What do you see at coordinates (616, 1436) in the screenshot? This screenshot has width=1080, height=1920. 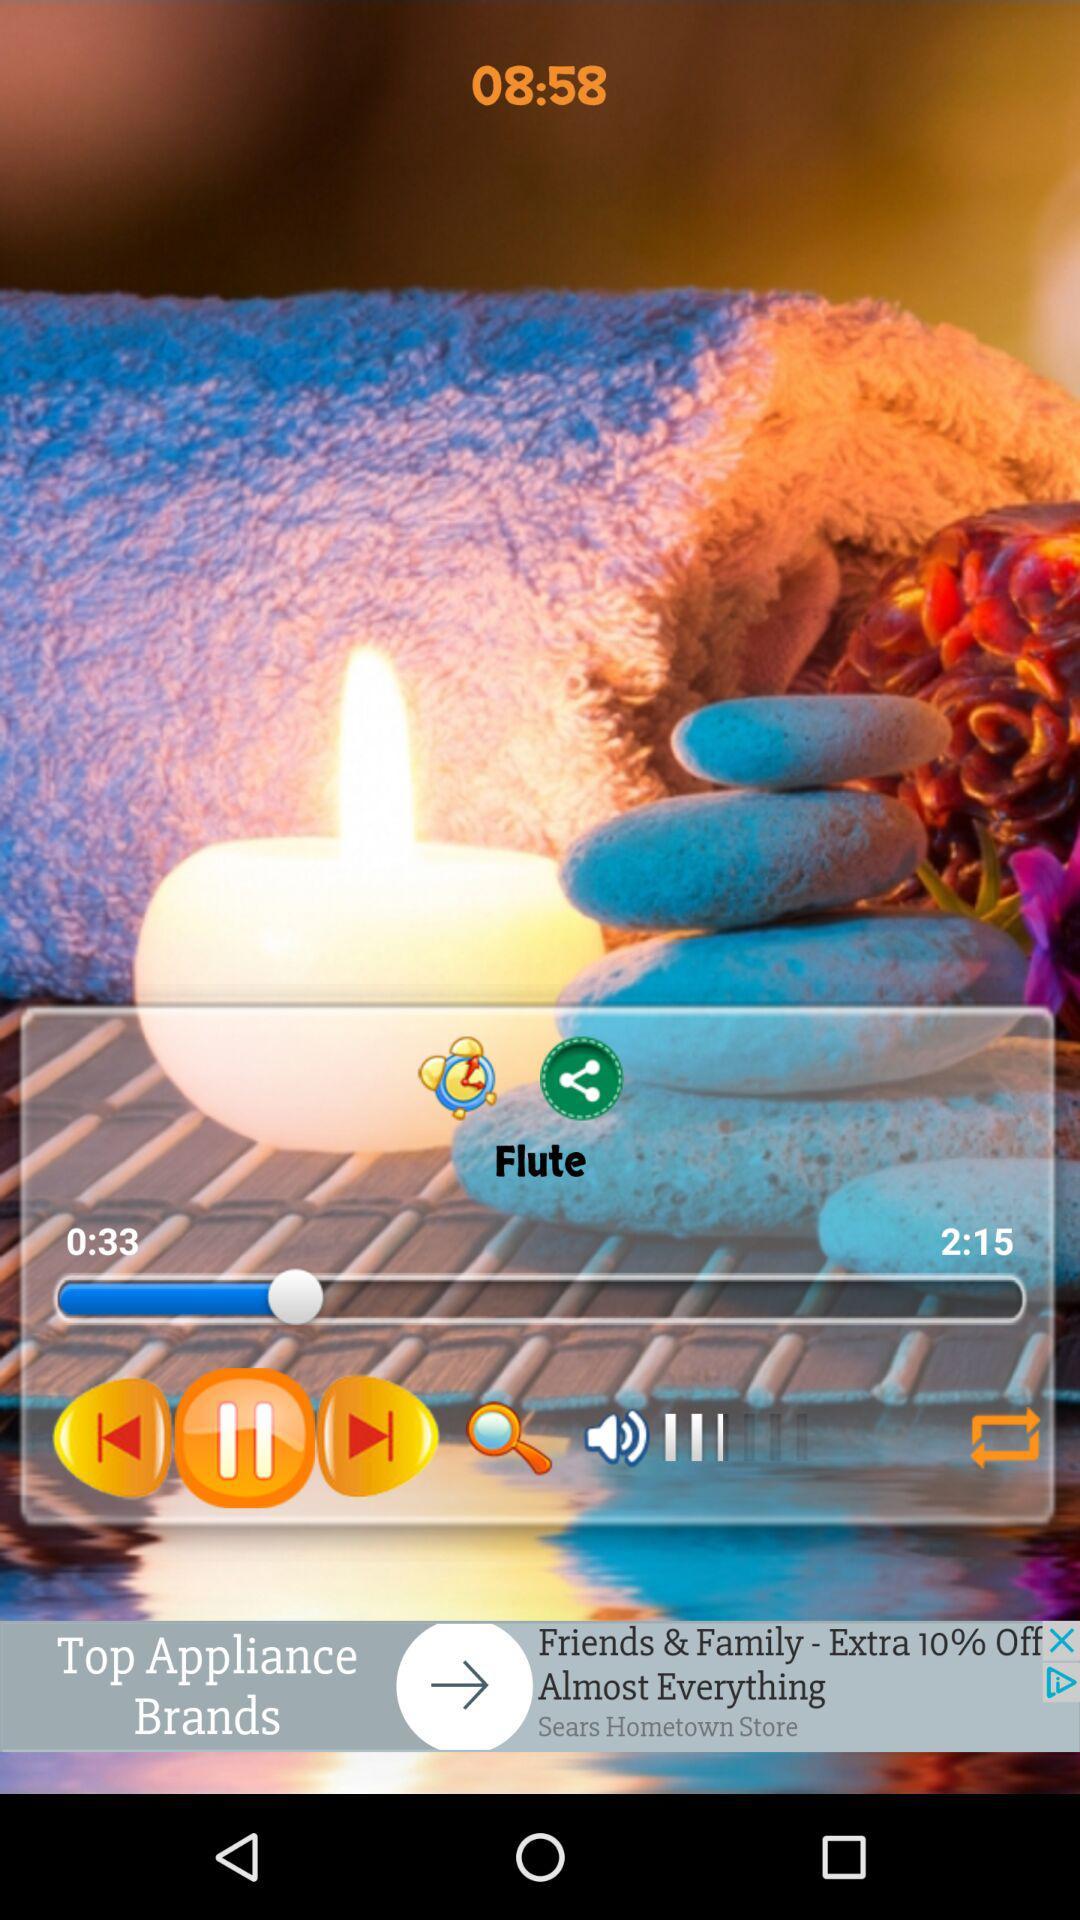 I see `volume` at bounding box center [616, 1436].